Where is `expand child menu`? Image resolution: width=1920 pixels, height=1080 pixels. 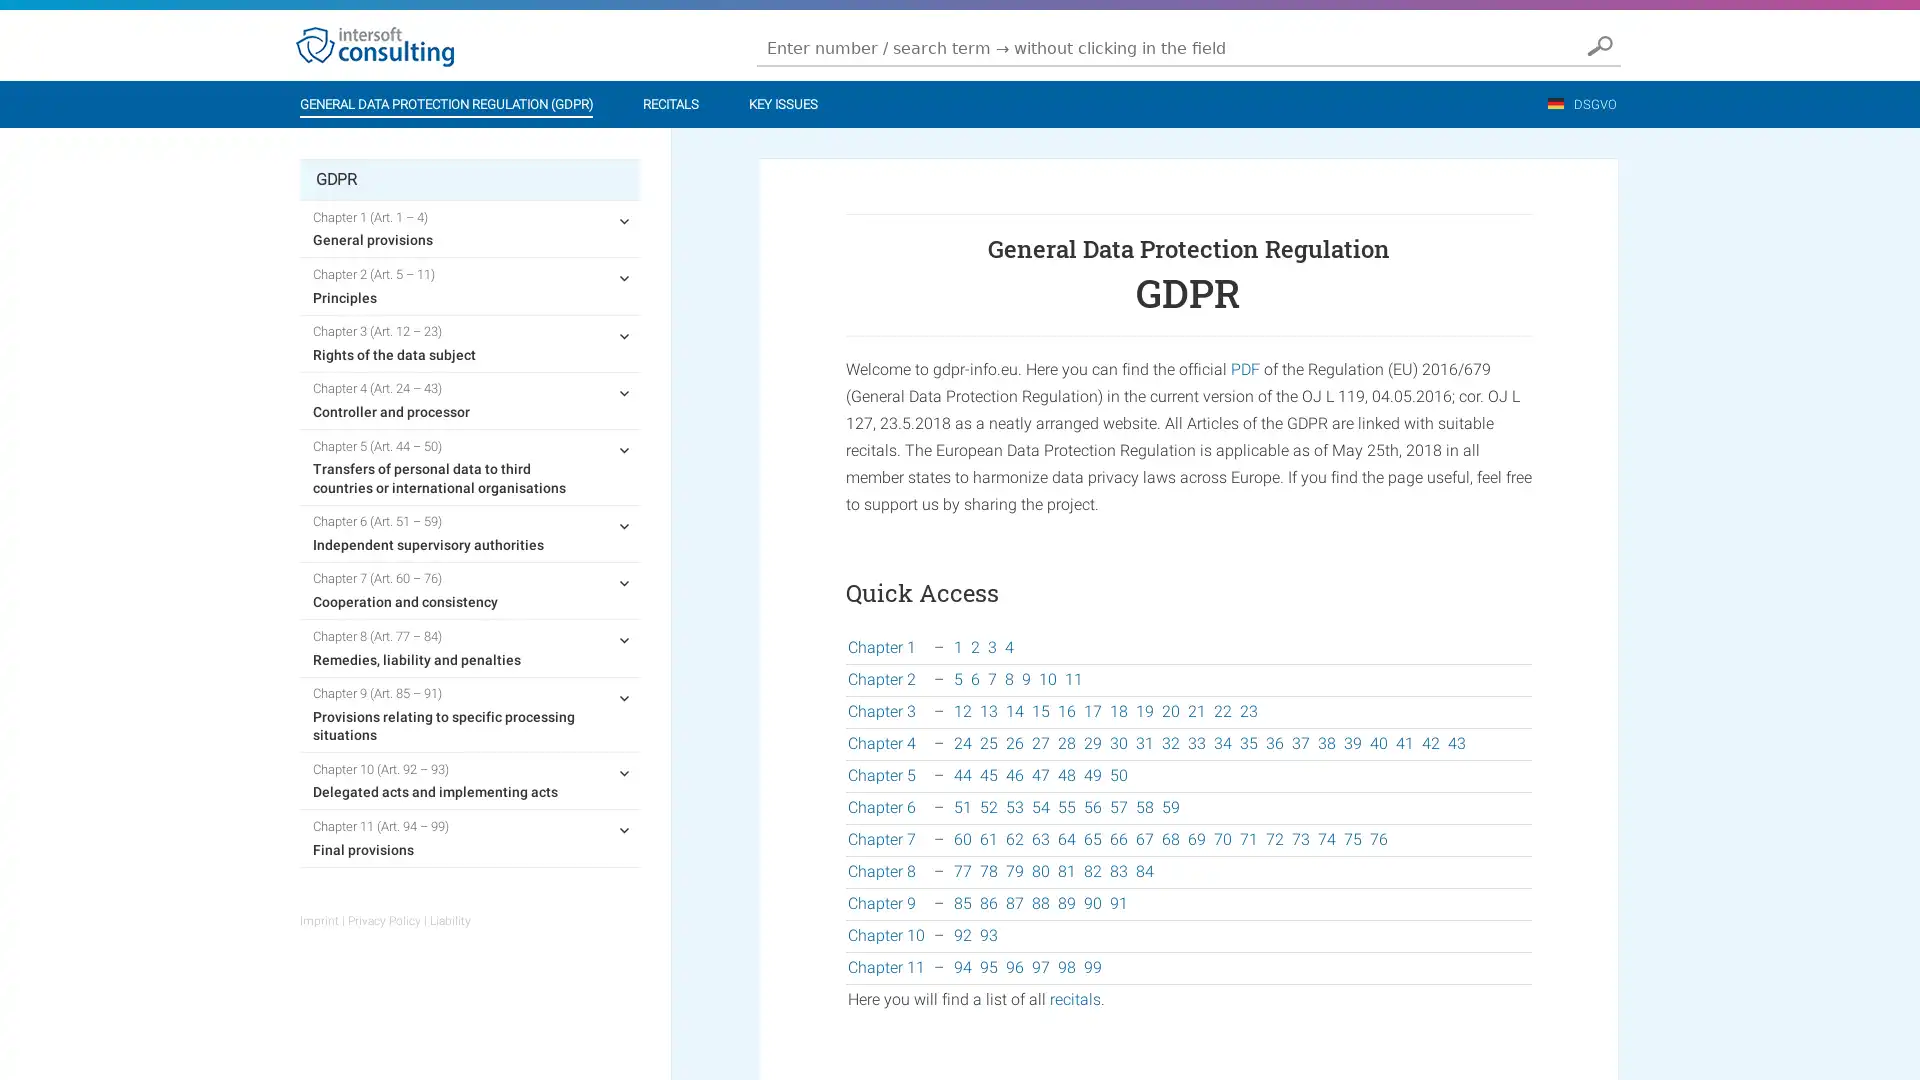 expand child menu is located at coordinates (623, 696).